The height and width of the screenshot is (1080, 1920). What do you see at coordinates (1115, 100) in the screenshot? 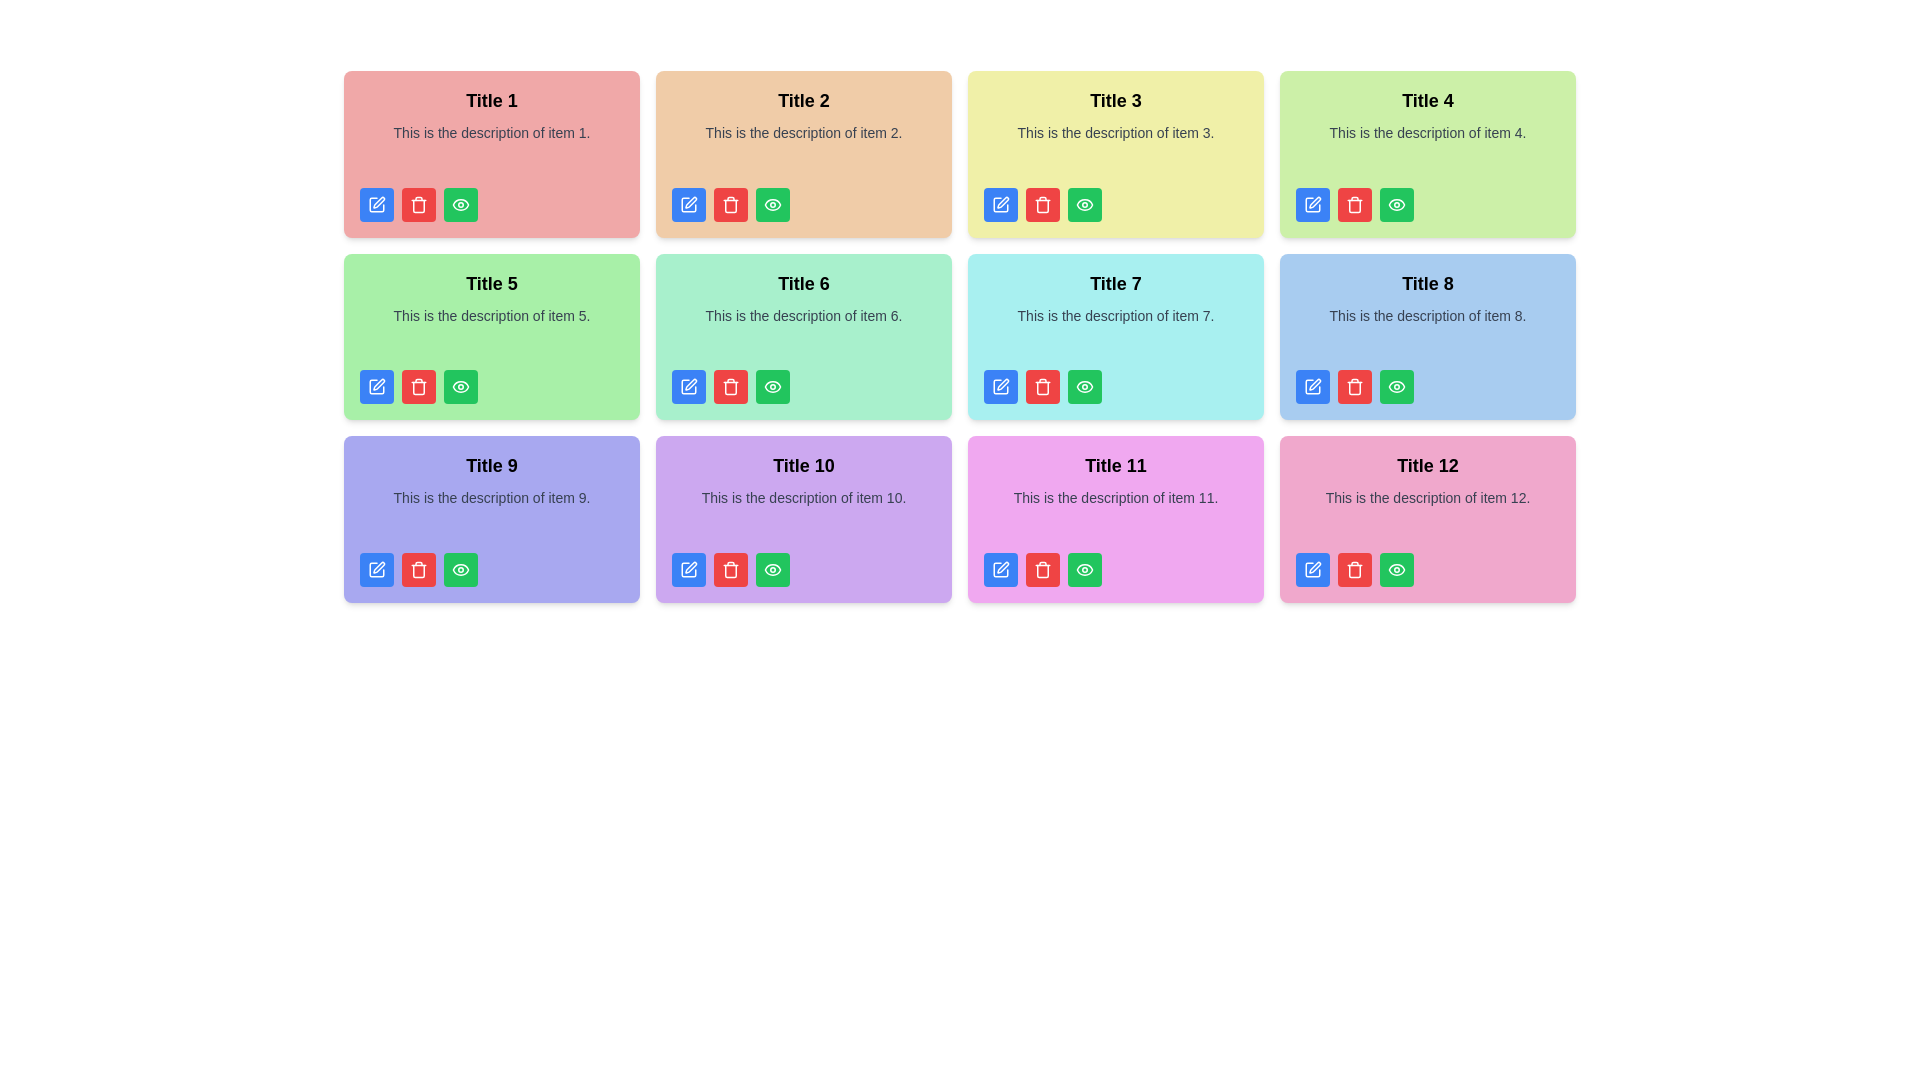
I see `the text label 'Title 3', which is bold and larger than surrounding text, with a dark font color on a light yellow background` at bounding box center [1115, 100].